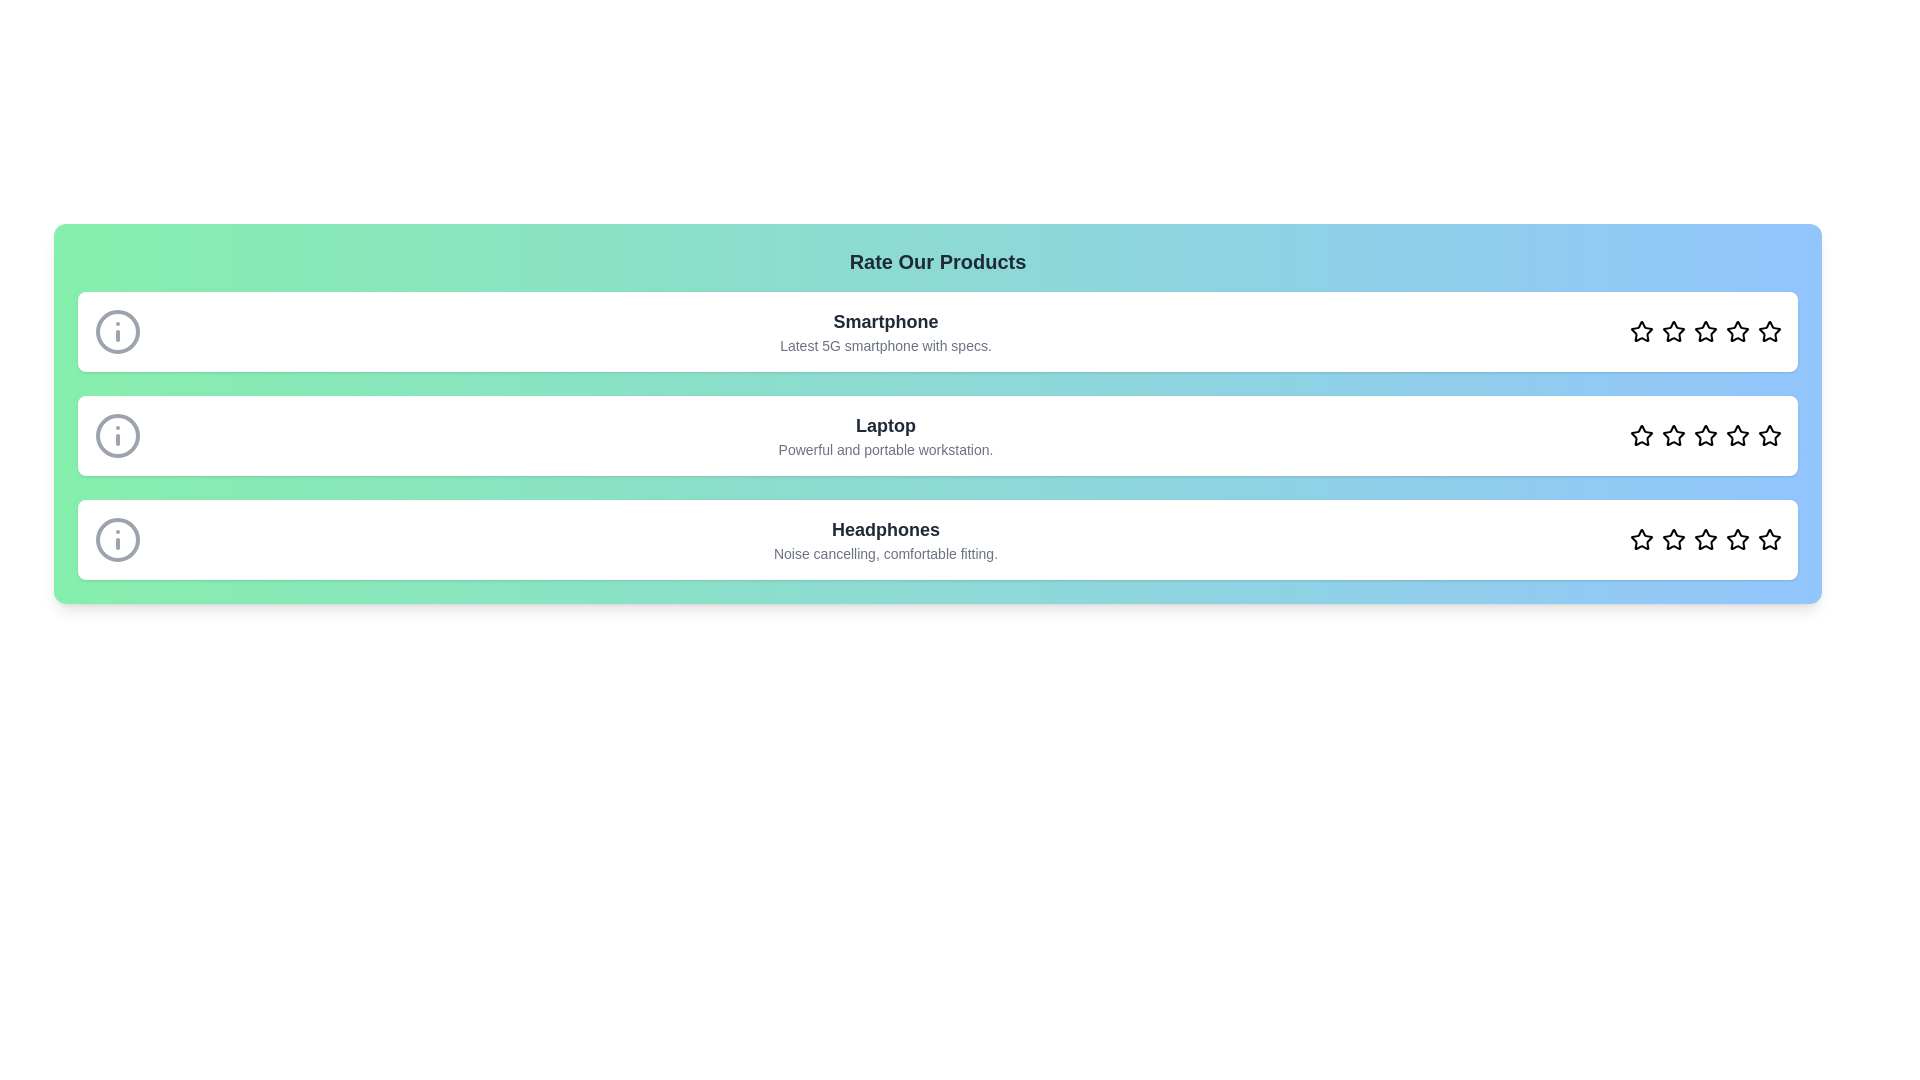 Image resolution: width=1920 pixels, height=1080 pixels. Describe the element at coordinates (1704, 540) in the screenshot. I see `the stars in the Rating interface for the 'Headphones' product to provide a rating` at that location.